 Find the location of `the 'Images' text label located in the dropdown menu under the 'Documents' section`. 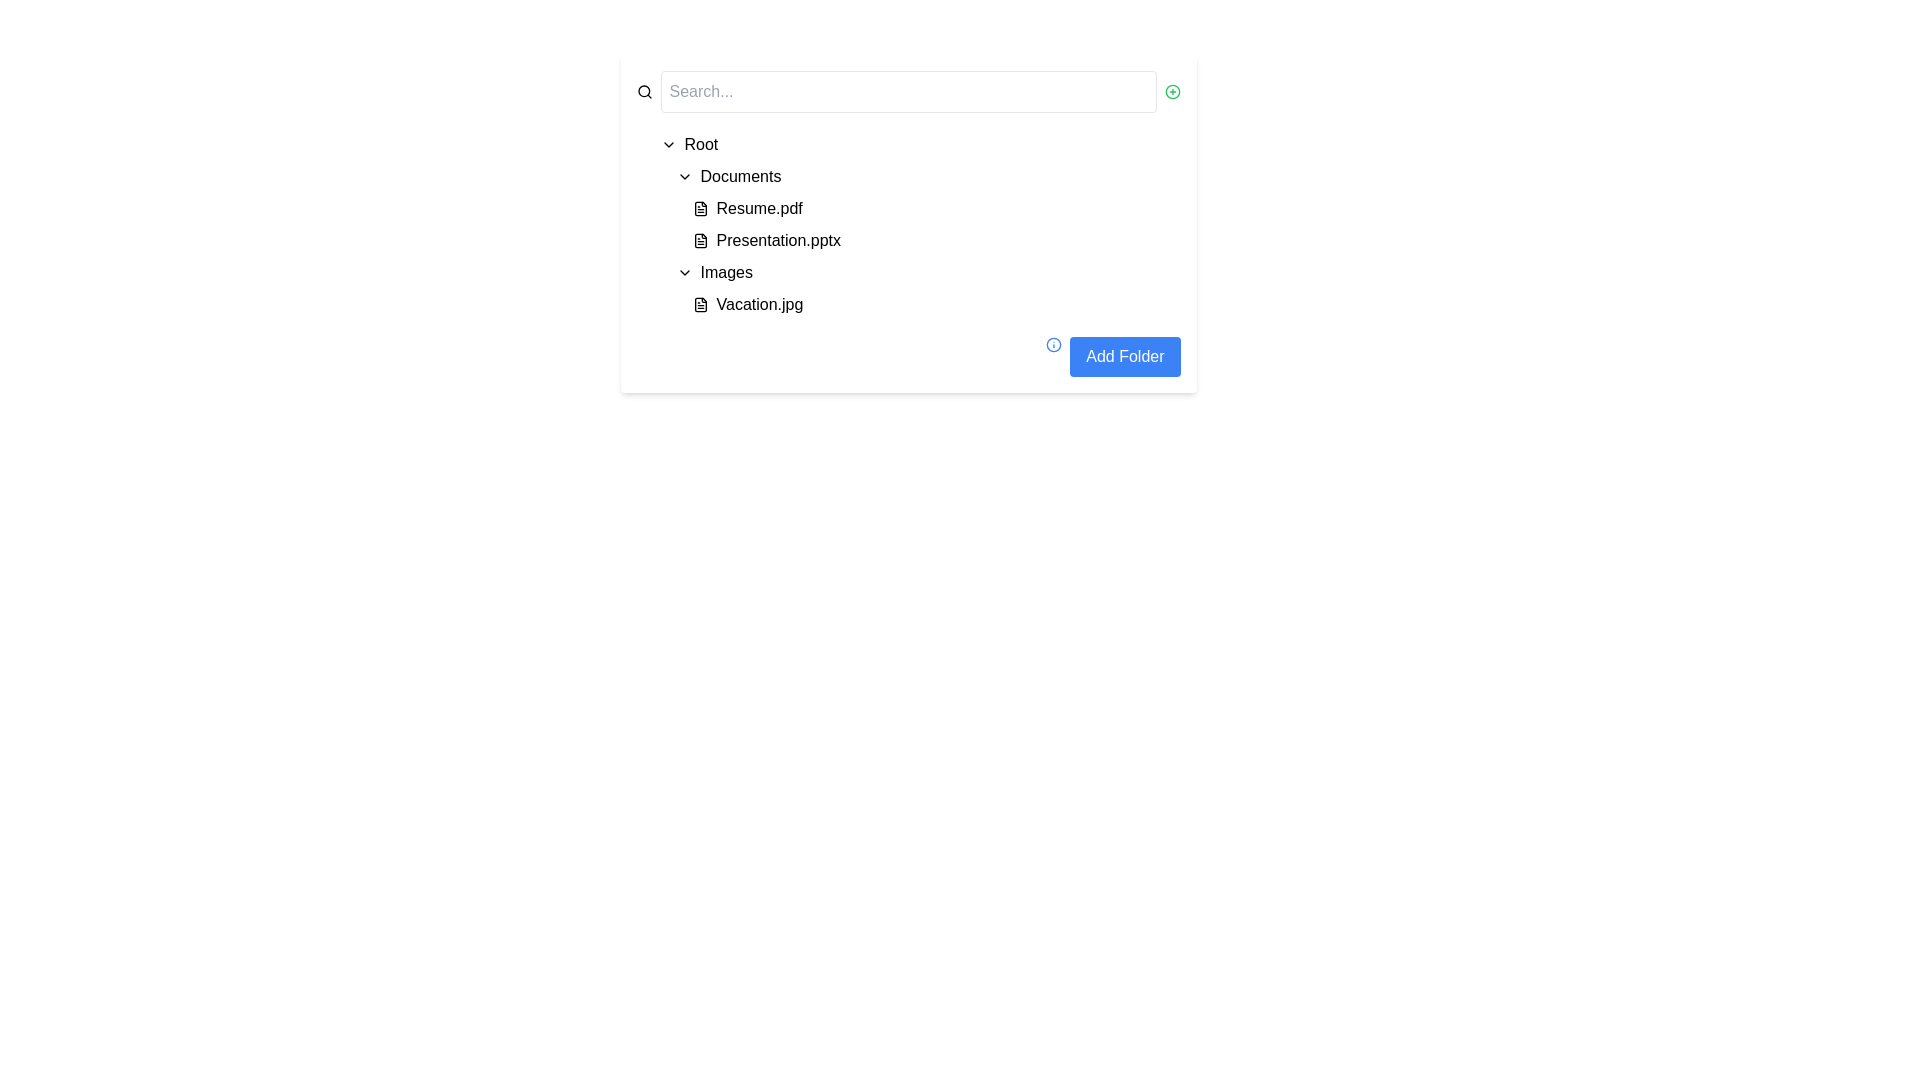

the 'Images' text label located in the dropdown menu under the 'Documents' section is located at coordinates (725, 273).